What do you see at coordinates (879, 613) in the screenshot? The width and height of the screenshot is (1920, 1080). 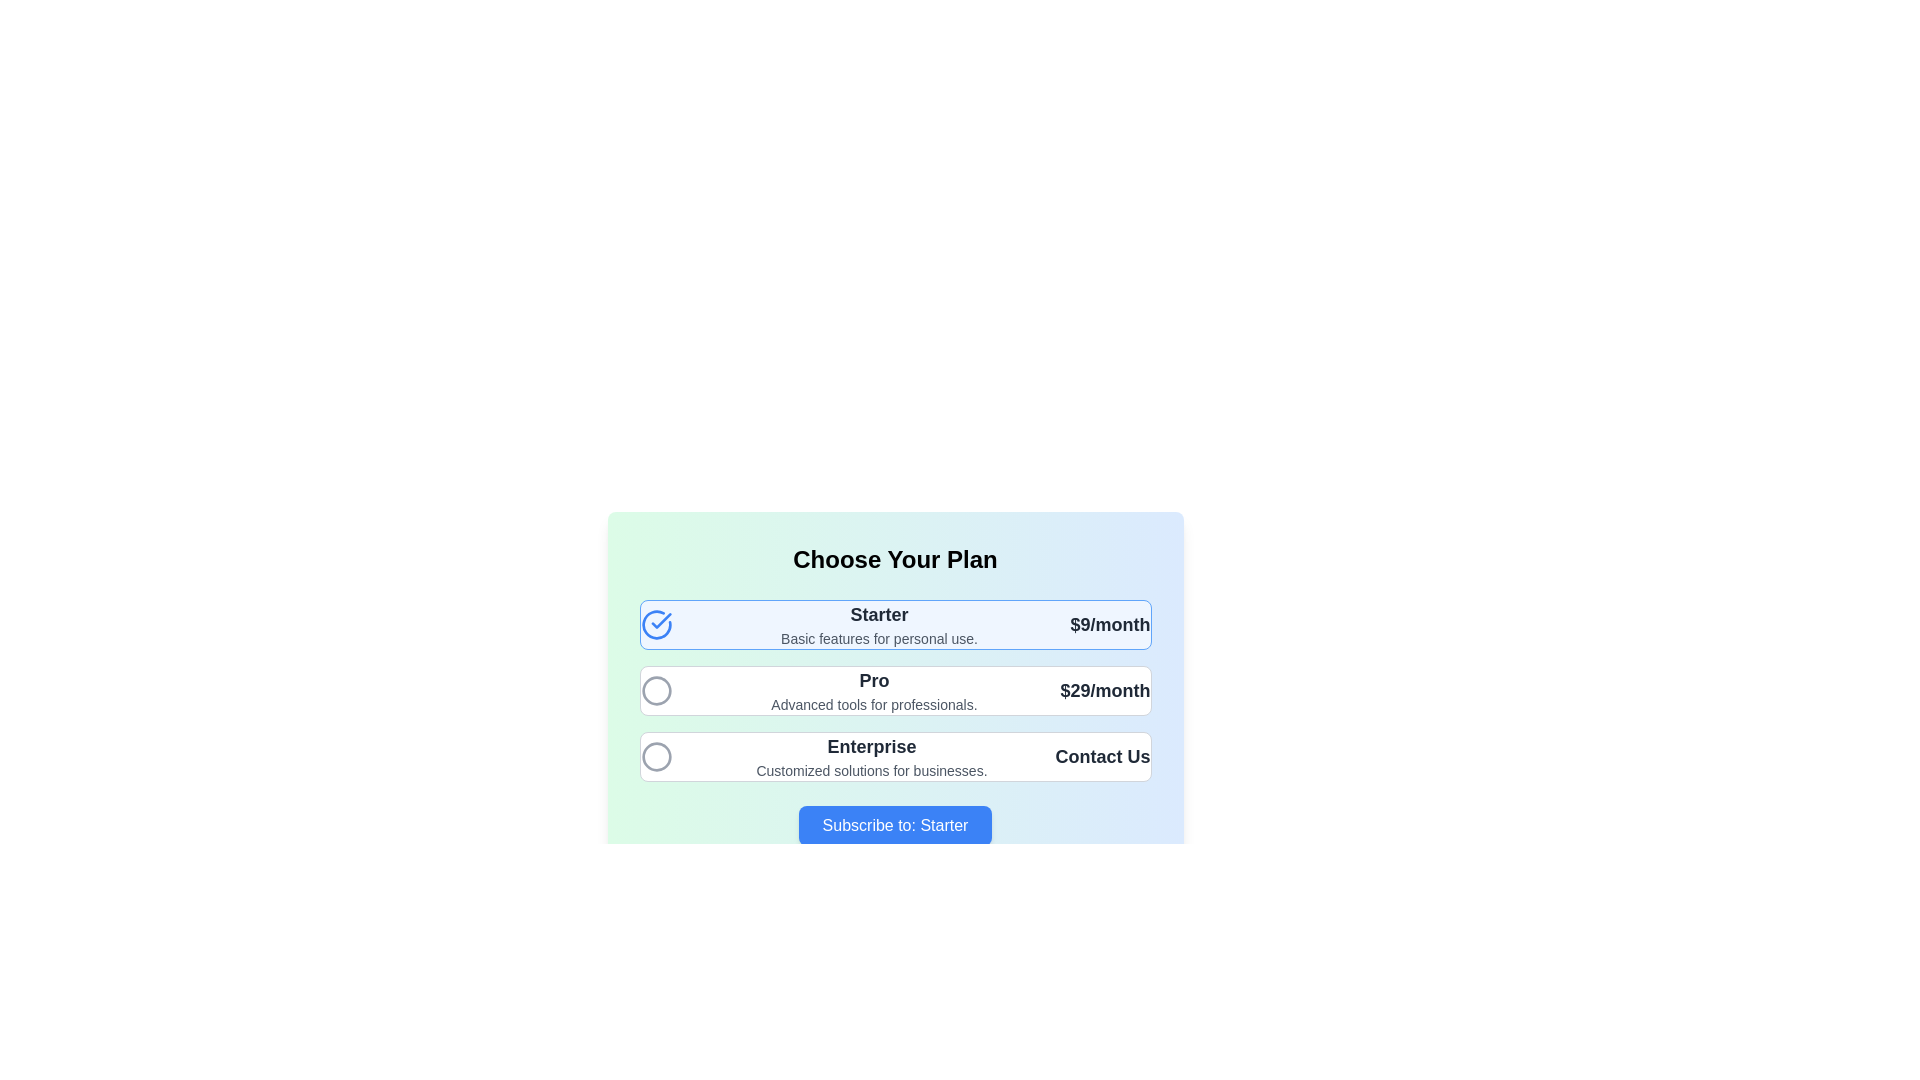 I see `the text label that serves as the title of the 'Starter' subscription plan` at bounding box center [879, 613].